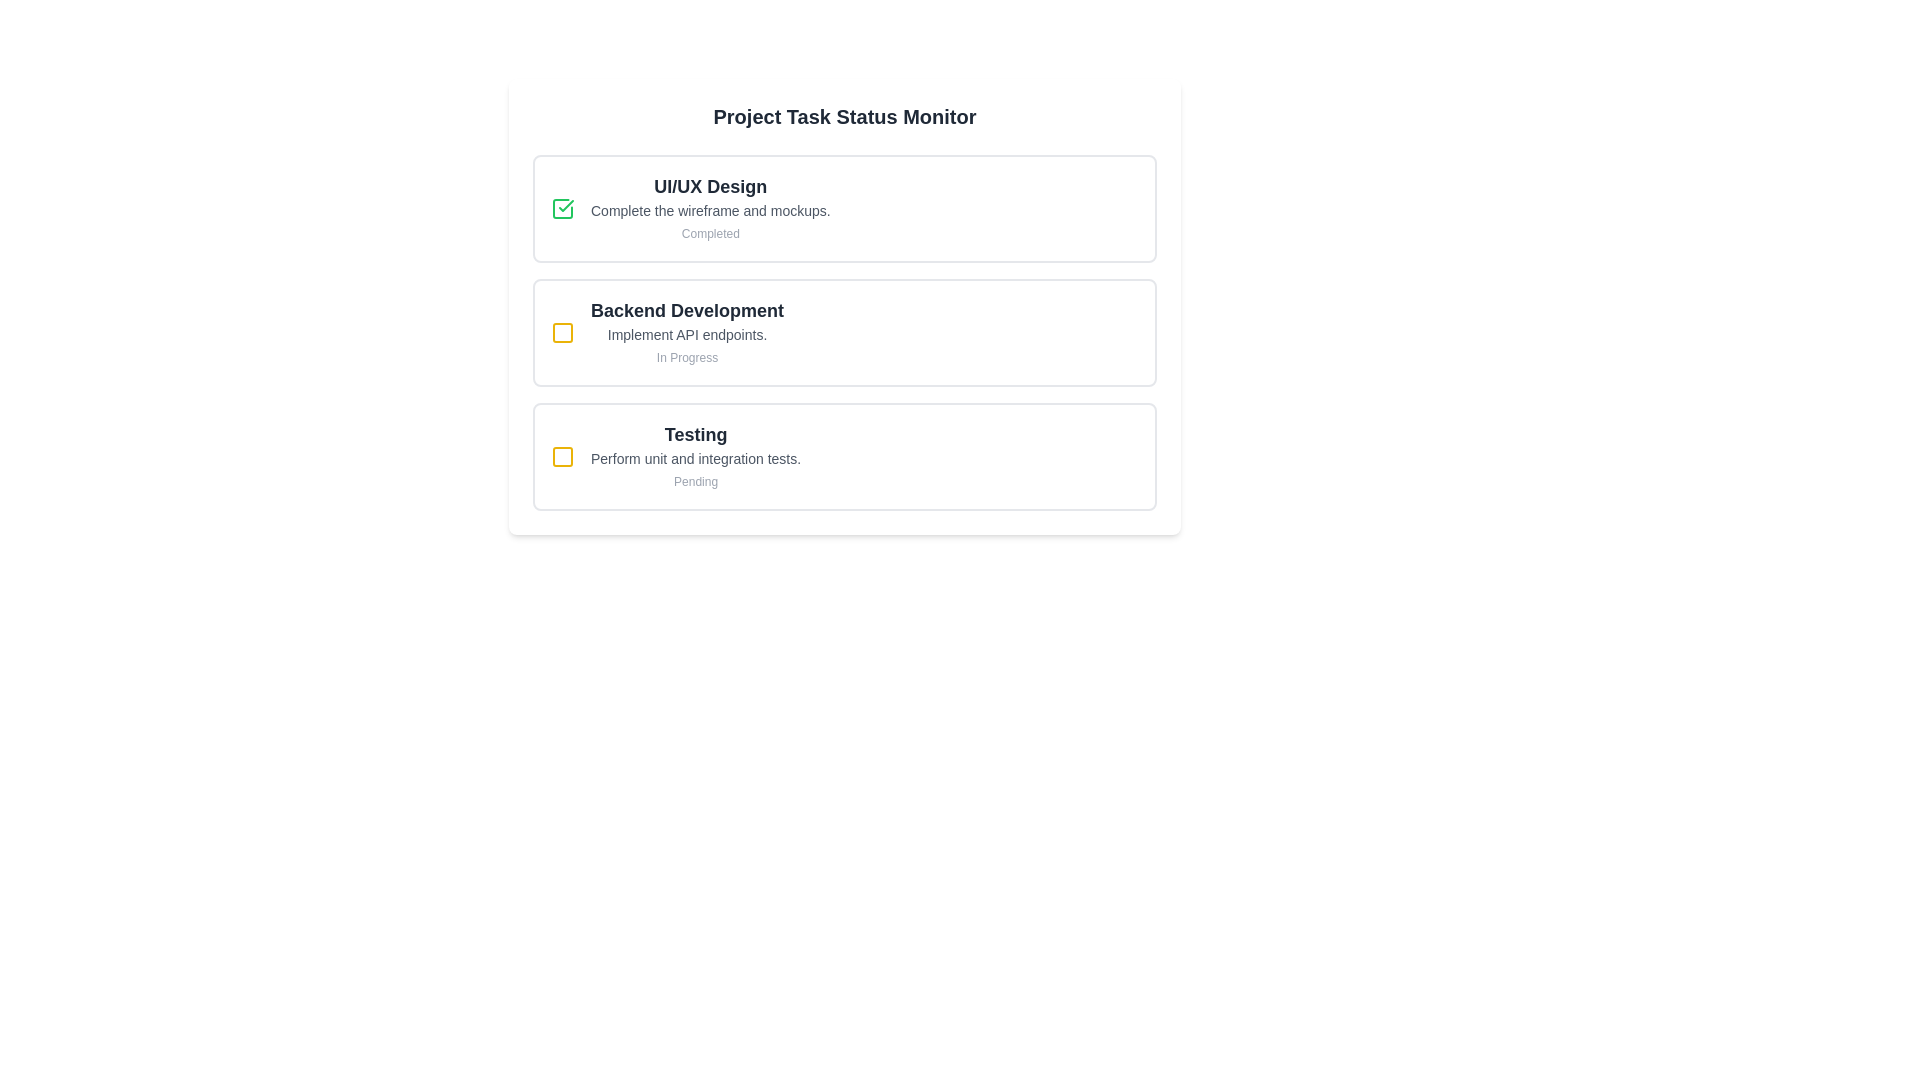 This screenshot has width=1920, height=1080. I want to click on the task card displaying task information that indicates the task is completed, located at the top of the 'Project Task Status Monitor' section, so click(844, 208).